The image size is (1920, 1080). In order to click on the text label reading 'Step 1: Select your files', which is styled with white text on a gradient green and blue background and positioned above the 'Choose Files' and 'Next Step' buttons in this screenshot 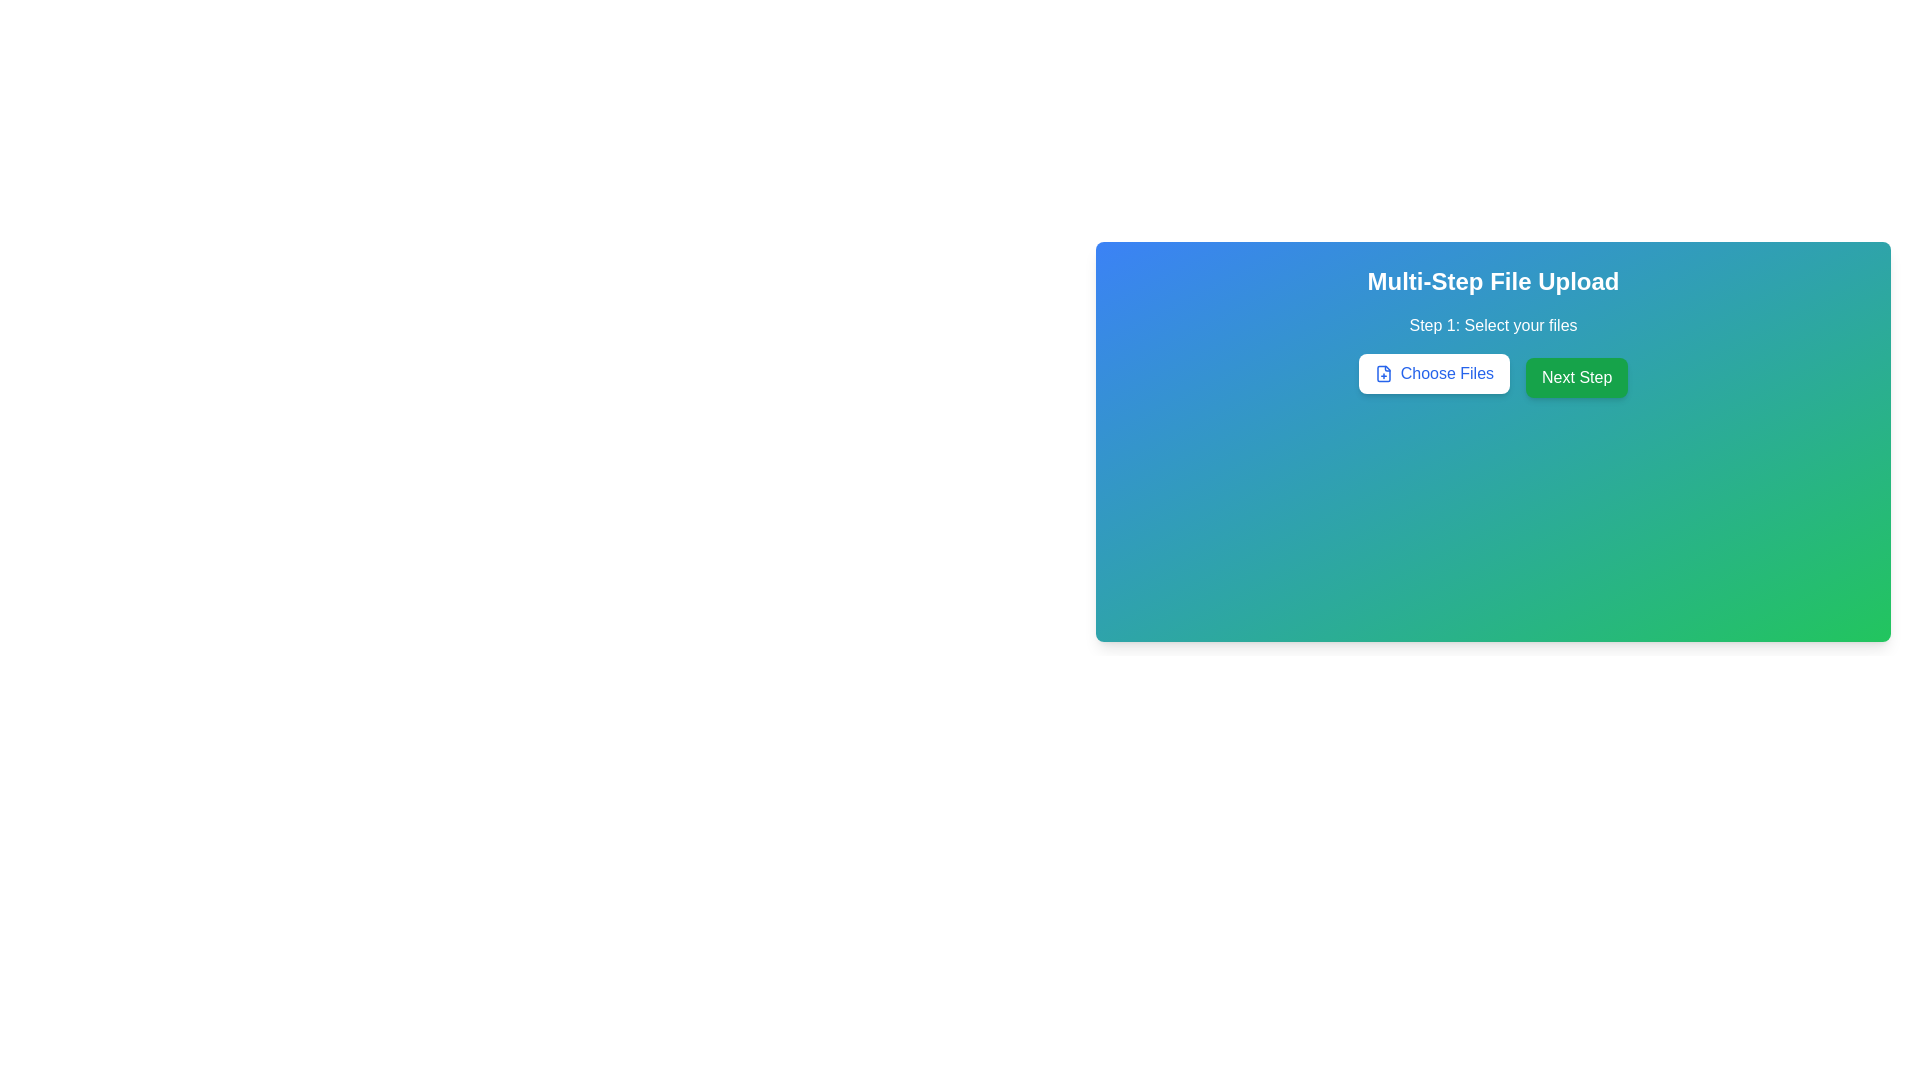, I will do `click(1493, 325)`.